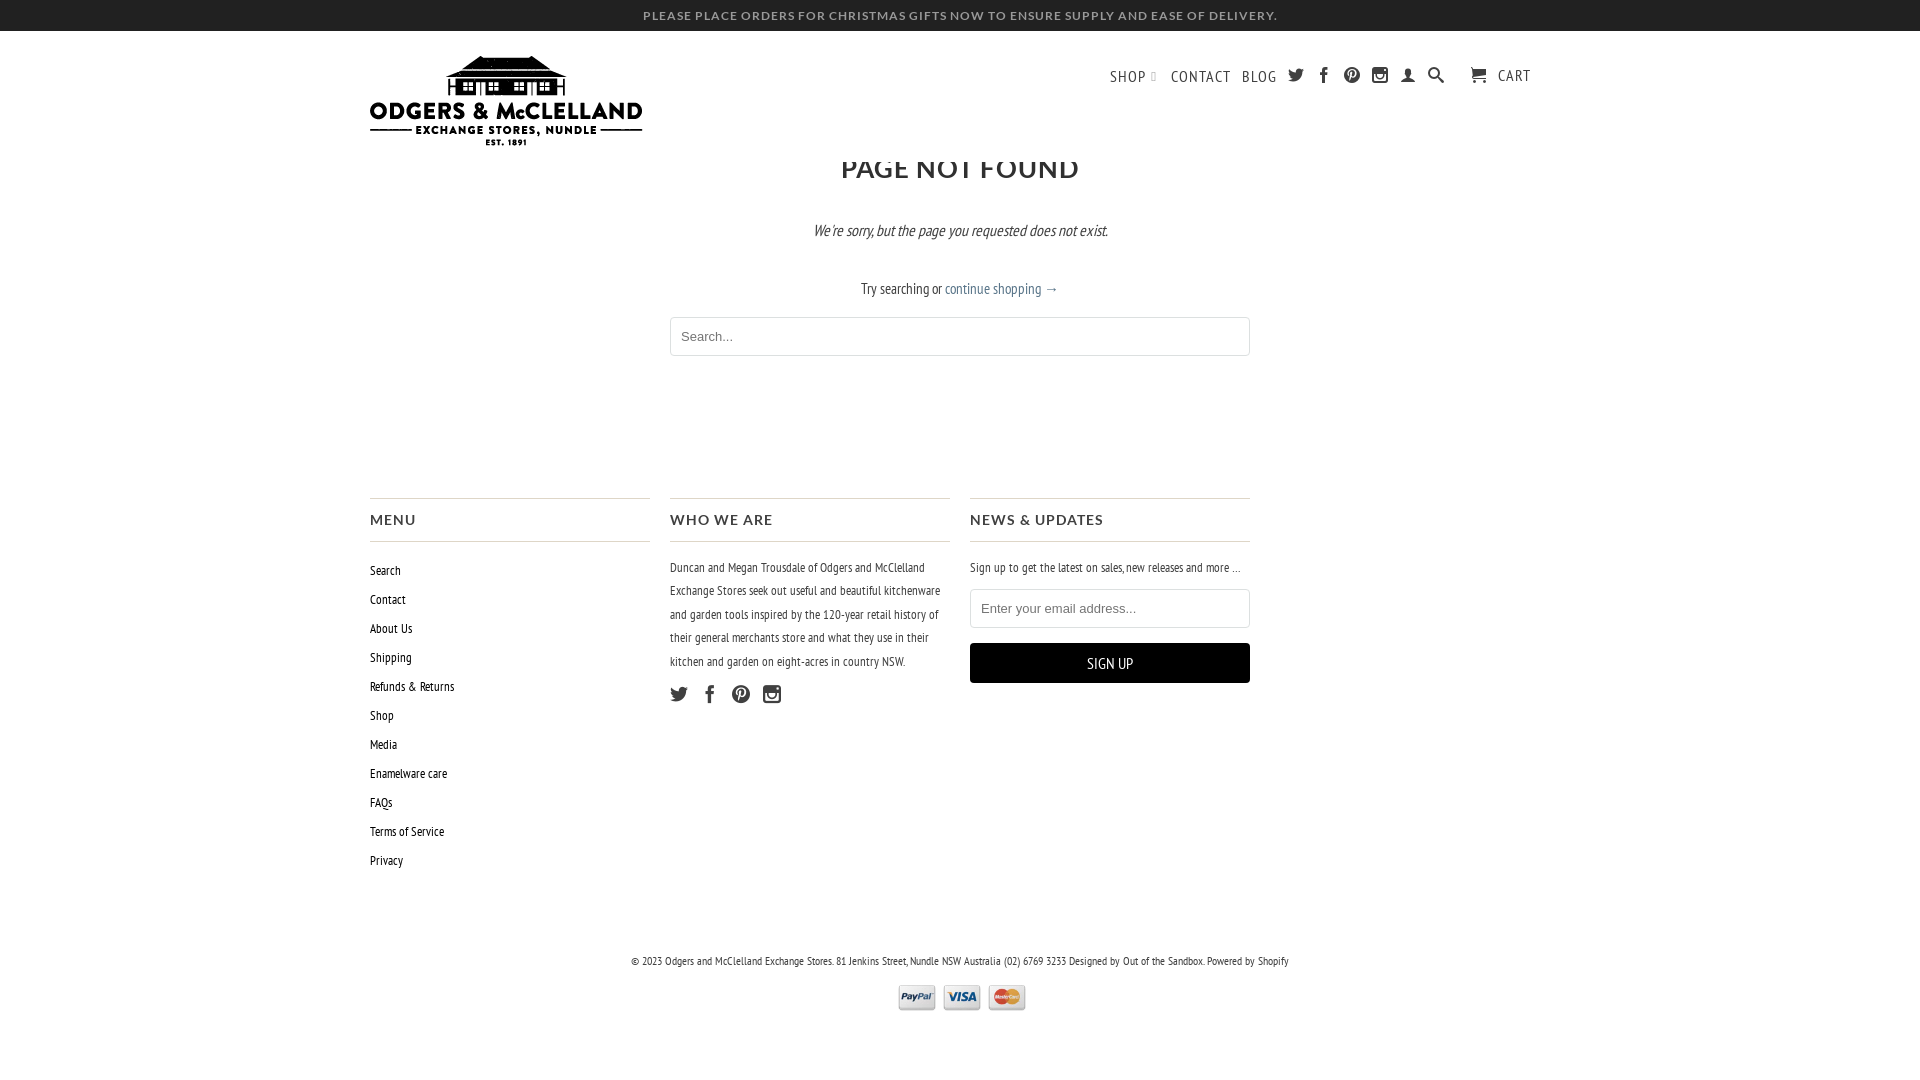 The height and width of the screenshot is (1080, 1920). What do you see at coordinates (1399, 77) in the screenshot?
I see `'My Account '` at bounding box center [1399, 77].